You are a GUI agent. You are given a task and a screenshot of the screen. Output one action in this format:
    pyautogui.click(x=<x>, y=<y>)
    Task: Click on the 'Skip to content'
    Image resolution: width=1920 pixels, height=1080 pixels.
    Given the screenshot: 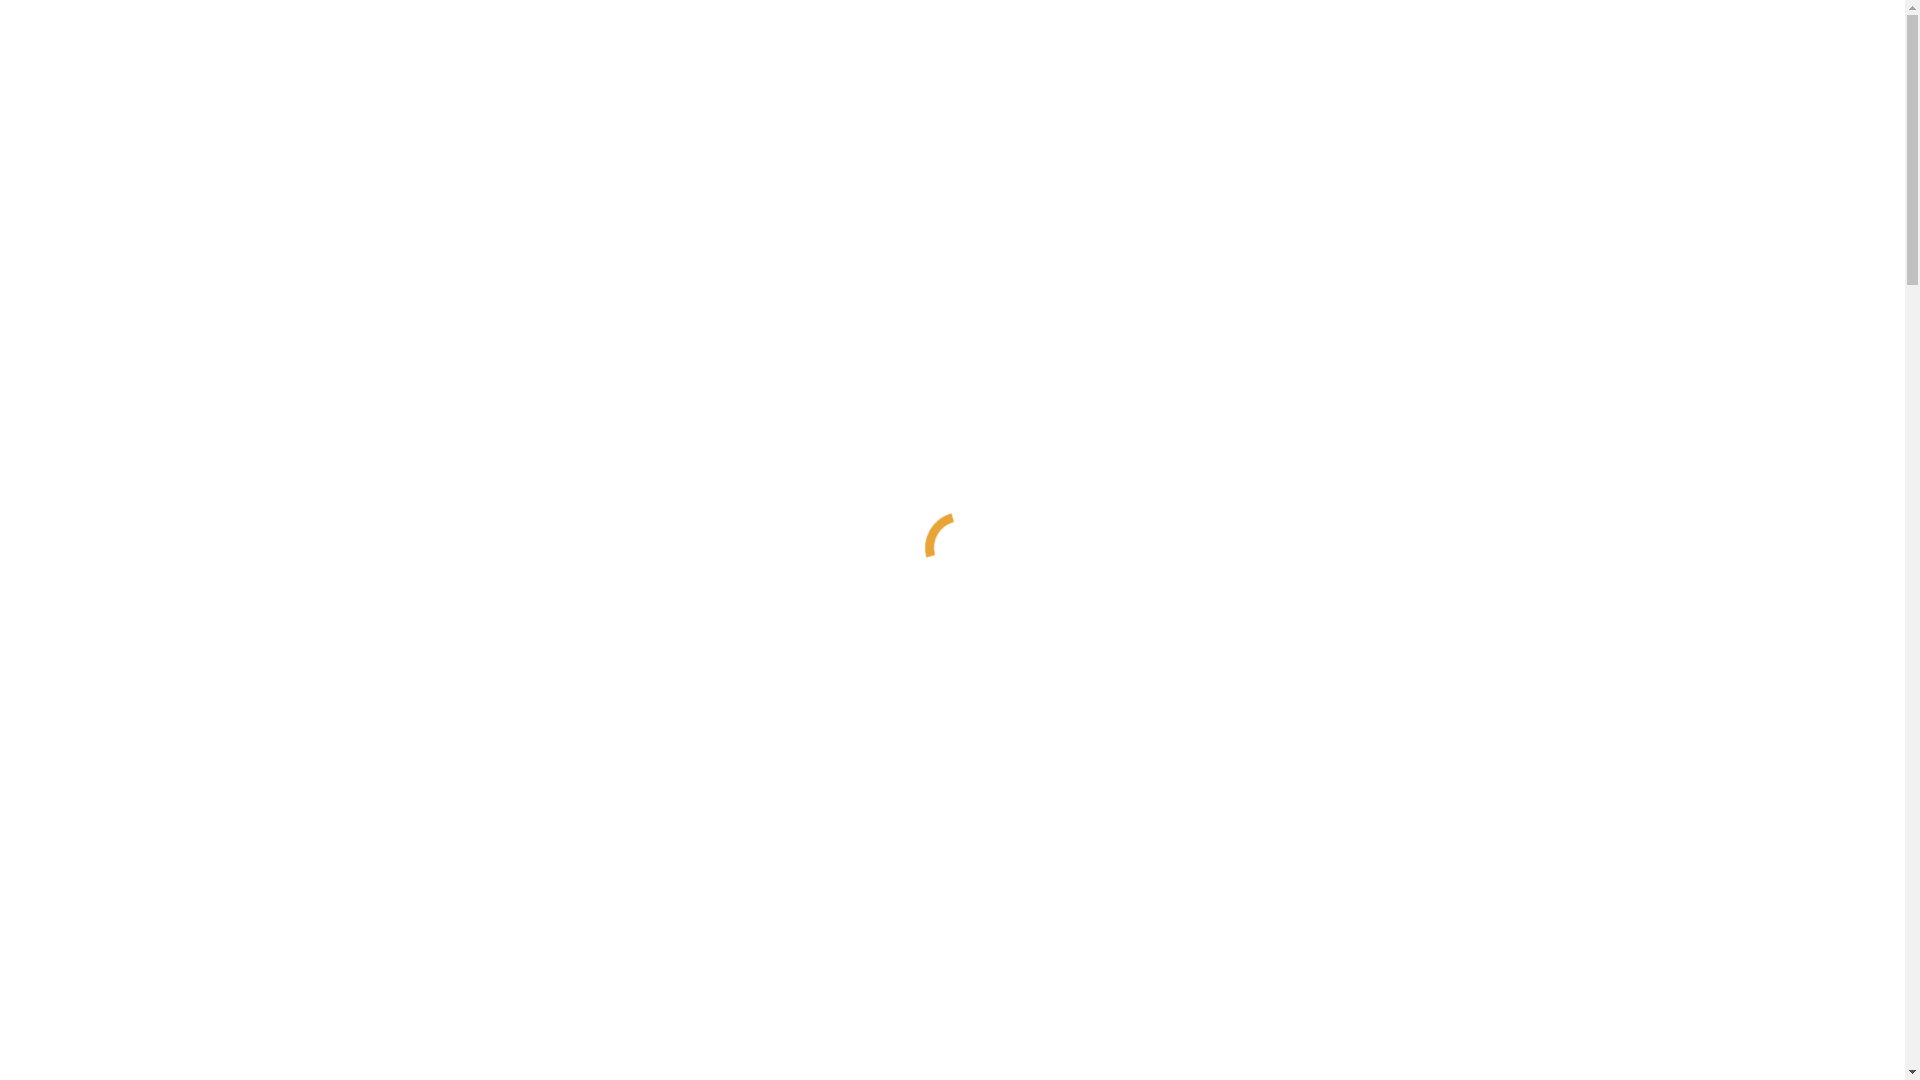 What is the action you would take?
    pyautogui.click(x=7, y=7)
    